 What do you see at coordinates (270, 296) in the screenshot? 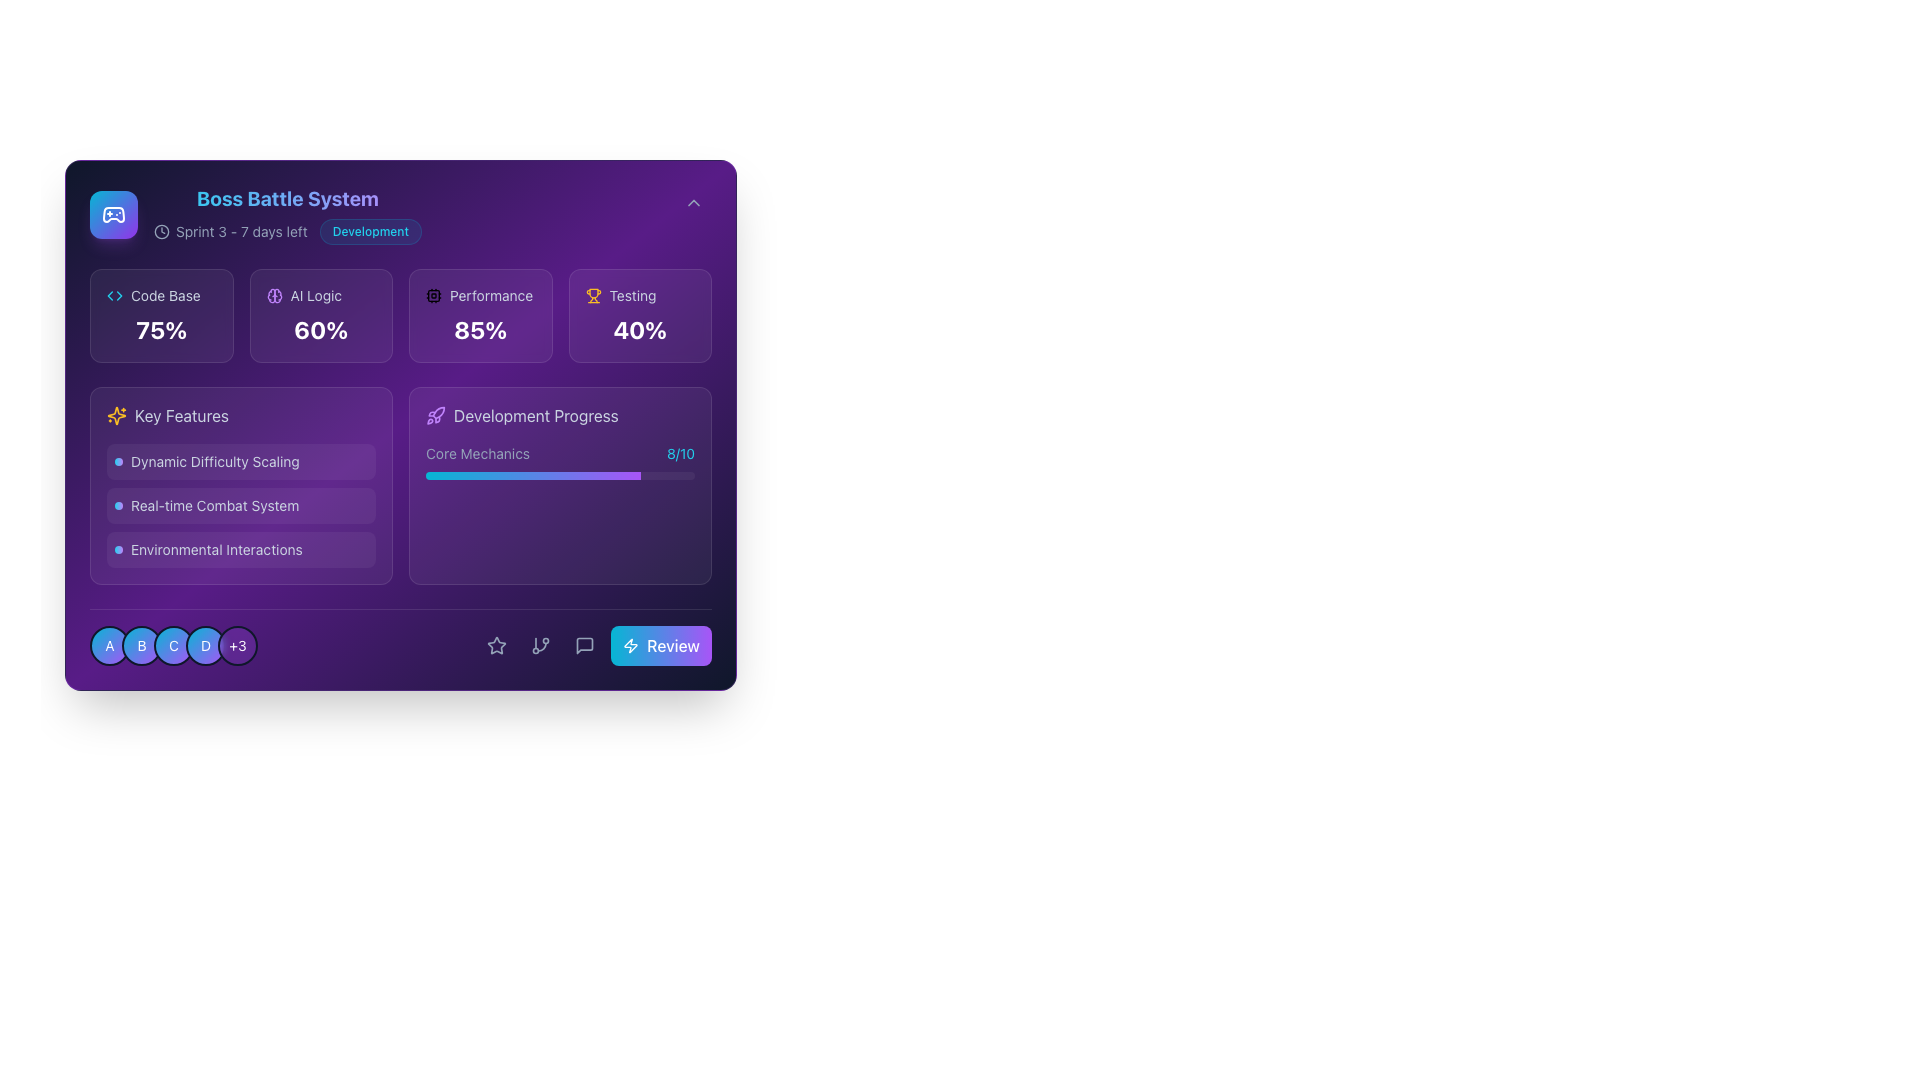
I see `the left-side curved shape of the cloud or brain icon, which is filled with a subtle purple hue, located in the bottom center area of the user interface` at bounding box center [270, 296].